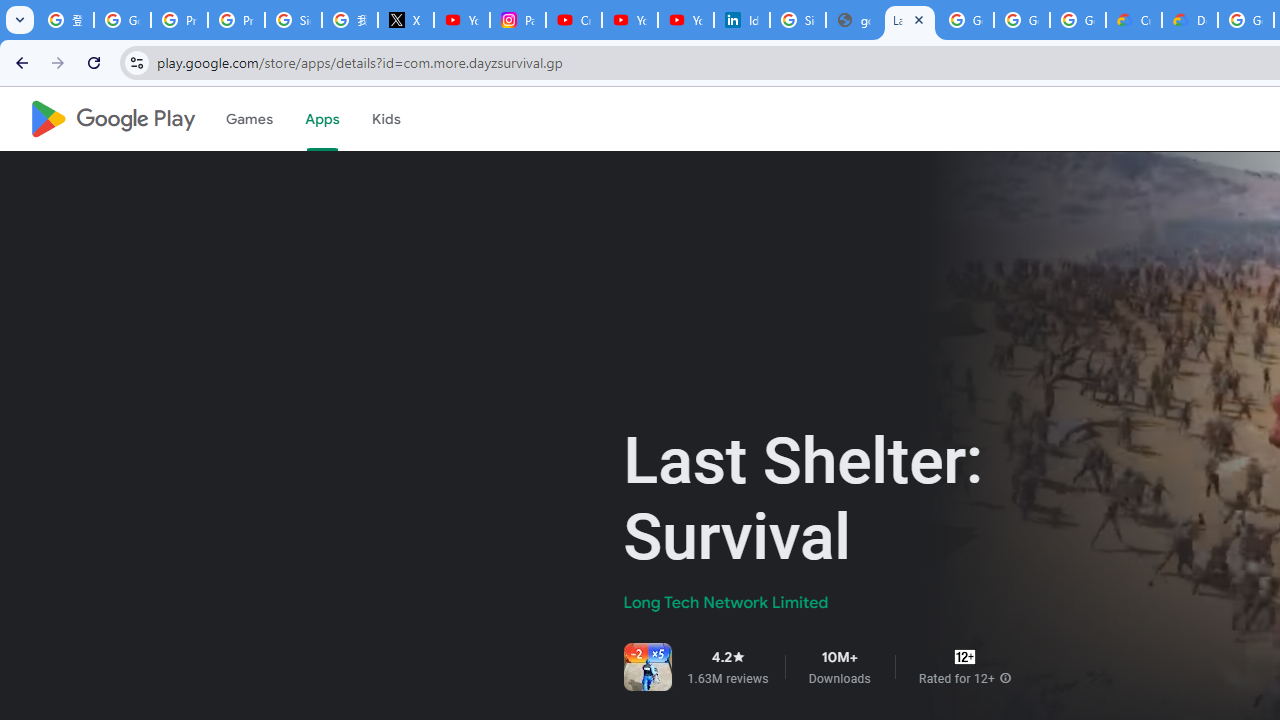  What do you see at coordinates (404, 20) in the screenshot?
I see `'X'` at bounding box center [404, 20].